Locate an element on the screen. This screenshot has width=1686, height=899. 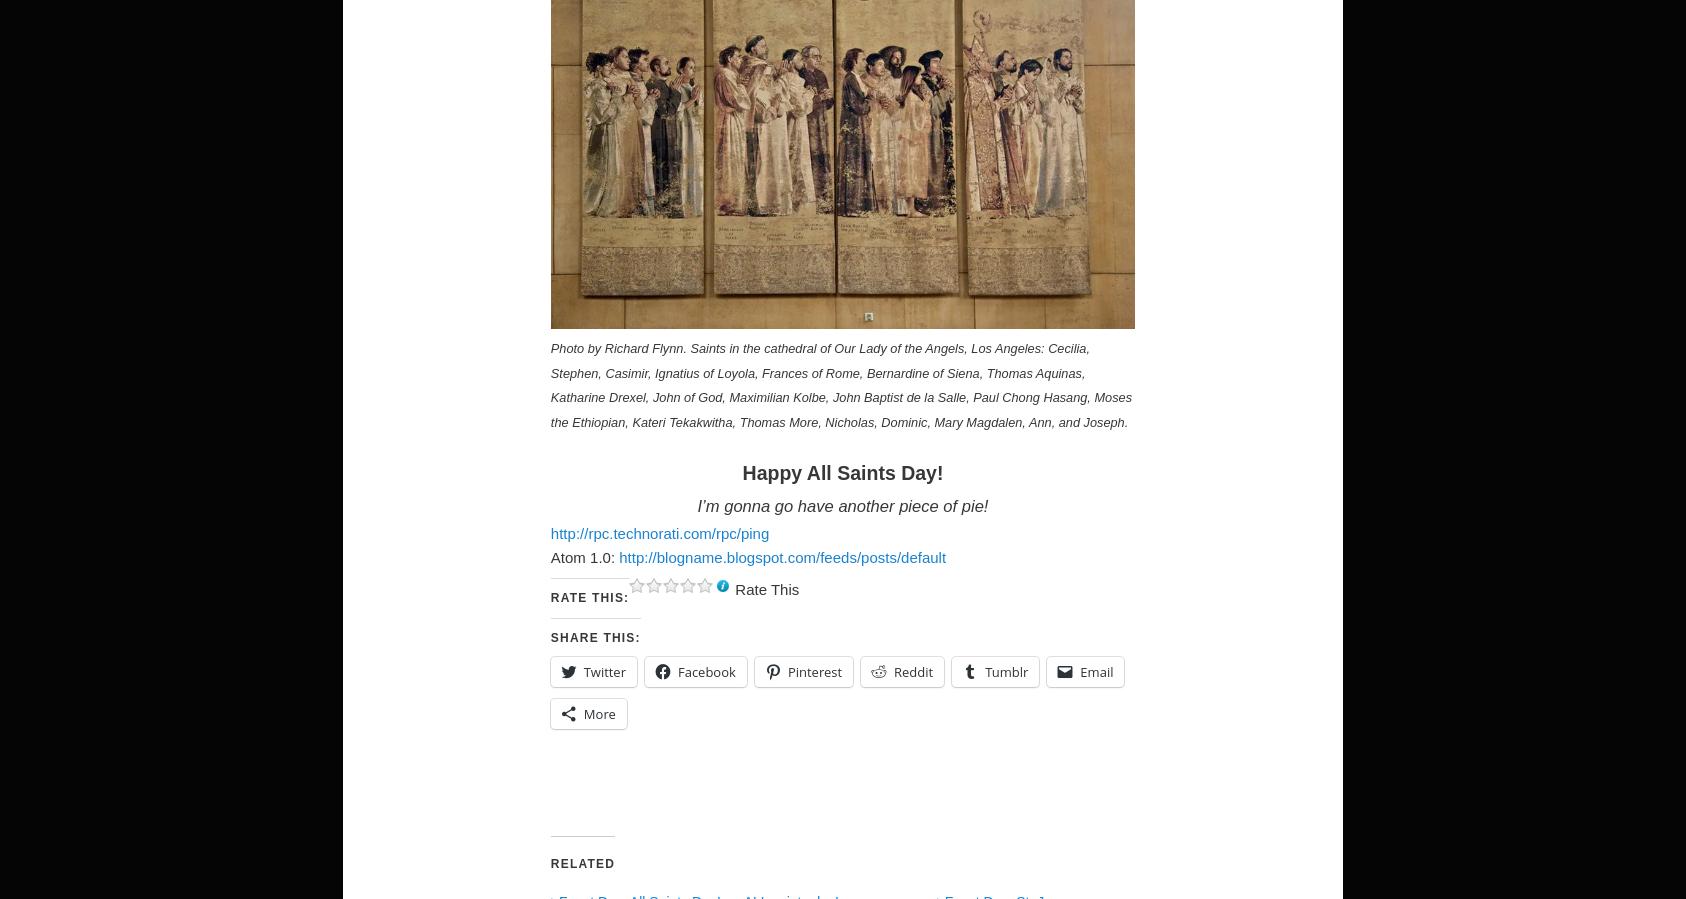
'Happy All Saints Day!' is located at coordinates (742, 472).